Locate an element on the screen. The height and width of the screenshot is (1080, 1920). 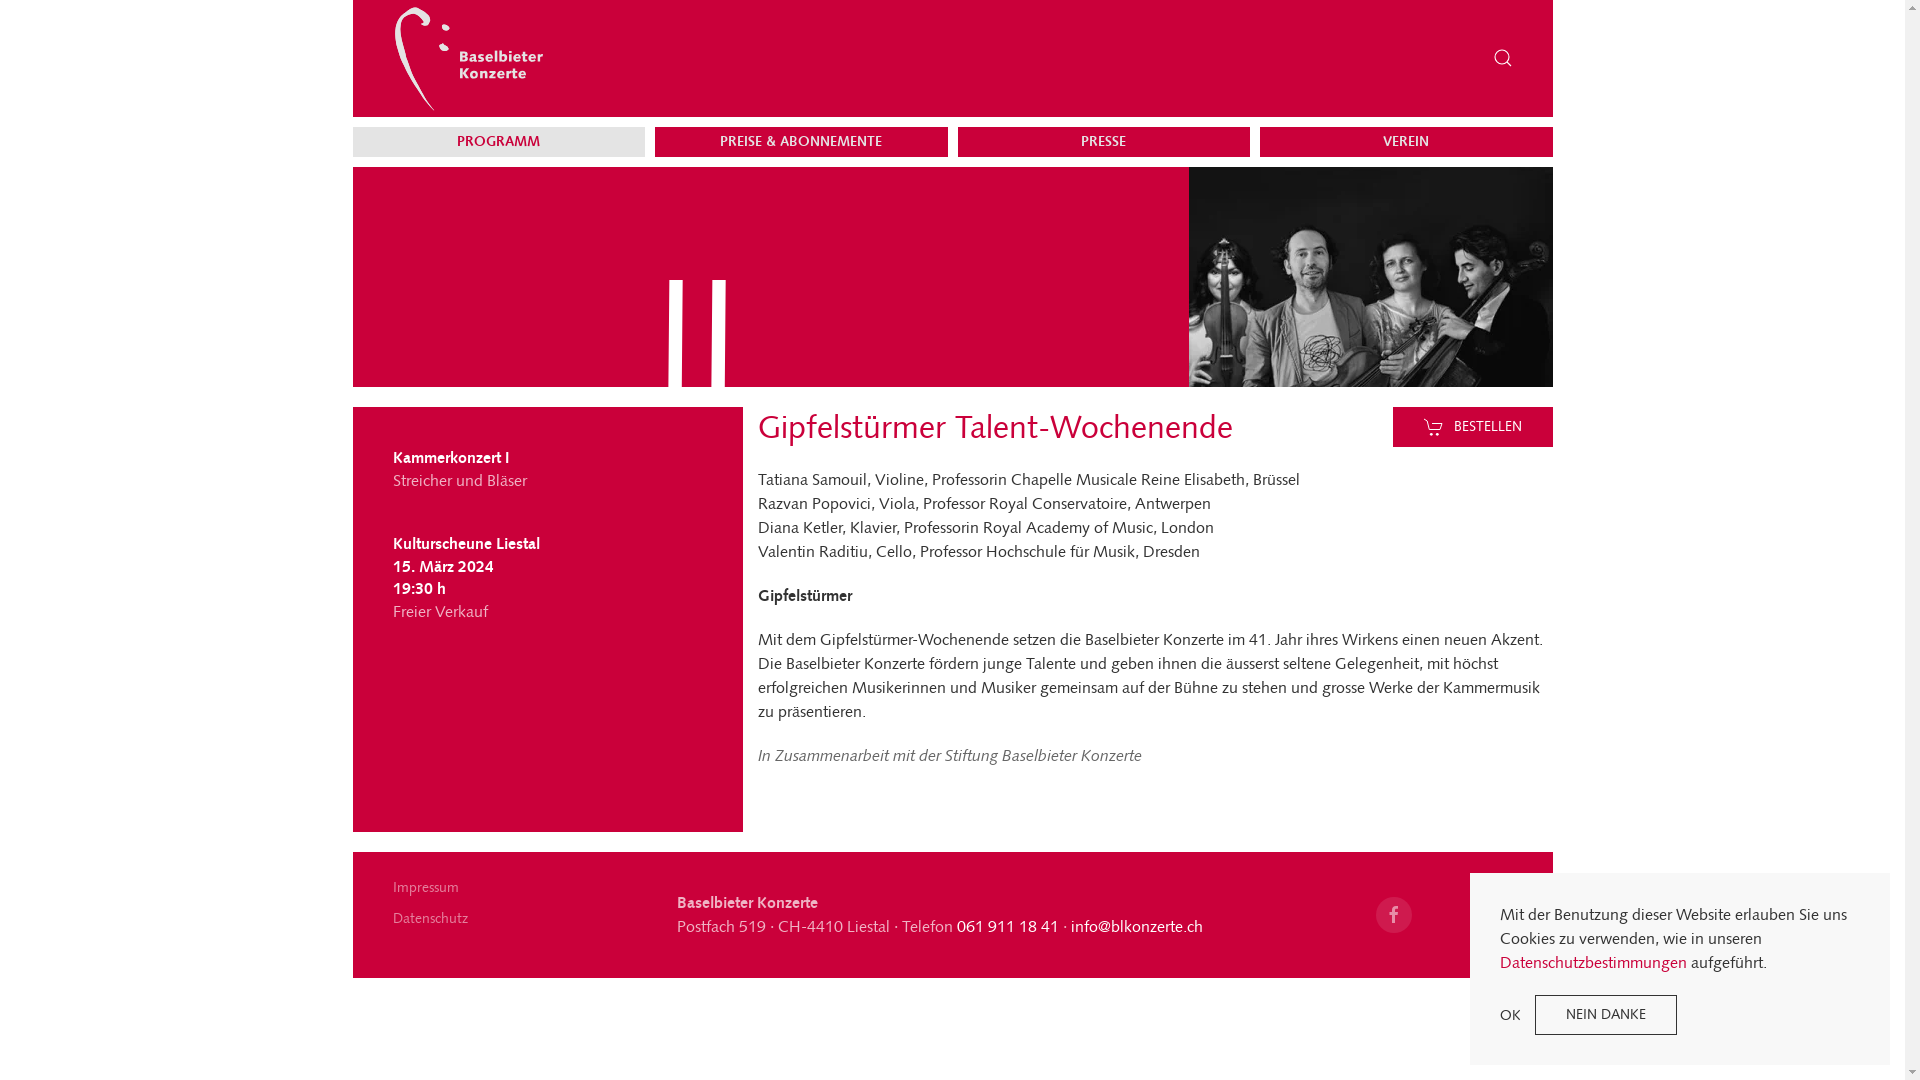
'PRESSE' is located at coordinates (1102, 141).